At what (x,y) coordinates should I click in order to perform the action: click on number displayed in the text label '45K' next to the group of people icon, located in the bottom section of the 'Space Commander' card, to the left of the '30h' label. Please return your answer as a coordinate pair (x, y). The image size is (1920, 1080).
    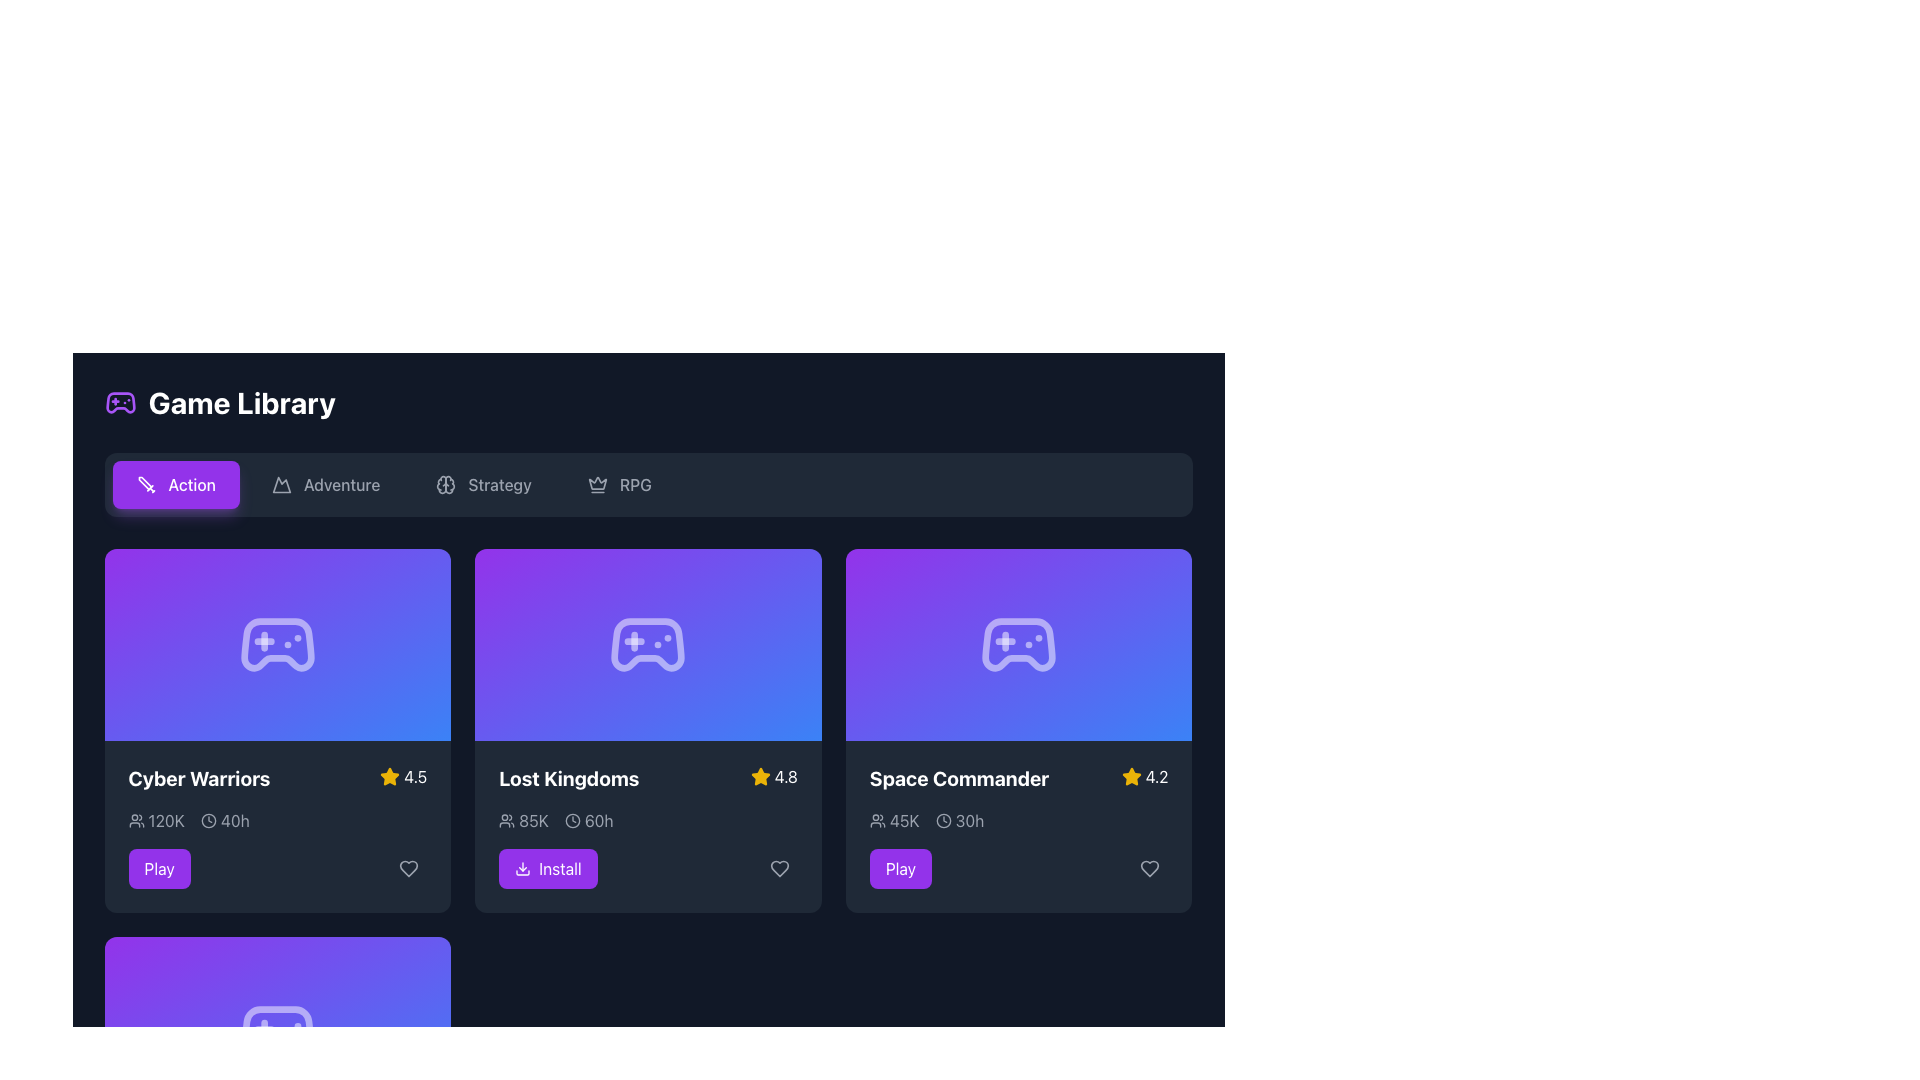
    Looking at the image, I should click on (893, 821).